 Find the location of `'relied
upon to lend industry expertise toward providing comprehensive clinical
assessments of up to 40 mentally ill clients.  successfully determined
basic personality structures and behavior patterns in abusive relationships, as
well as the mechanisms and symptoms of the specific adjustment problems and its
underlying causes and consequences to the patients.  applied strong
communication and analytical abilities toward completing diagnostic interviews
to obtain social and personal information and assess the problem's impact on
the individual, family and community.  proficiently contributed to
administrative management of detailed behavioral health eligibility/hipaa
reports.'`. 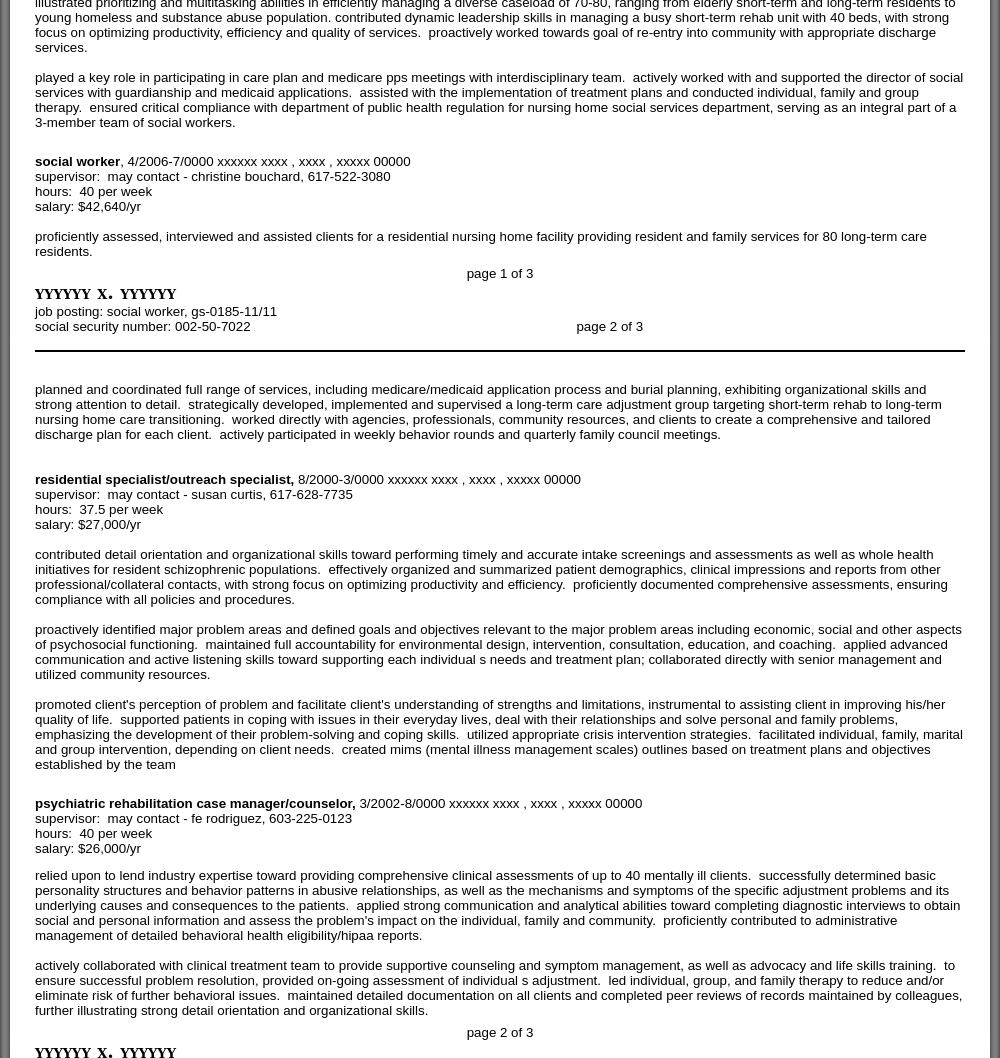

'relied
upon to lend industry expertise toward providing comprehensive clinical
assessments of up to 40 mentally ill clients.  successfully determined
basic personality structures and behavior patterns in abusive relationships, as
well as the mechanisms and symptoms of the specific adjustment problems and its
underlying causes and consequences to the patients.  applied strong
communication and analytical abilities toward completing diagnostic interviews
to obtain social and personal information and assess the problem's impact on
the individual, family and community.  proficiently contributed to
administrative management of detailed behavioral health eligibility/hipaa
reports.' is located at coordinates (496, 904).